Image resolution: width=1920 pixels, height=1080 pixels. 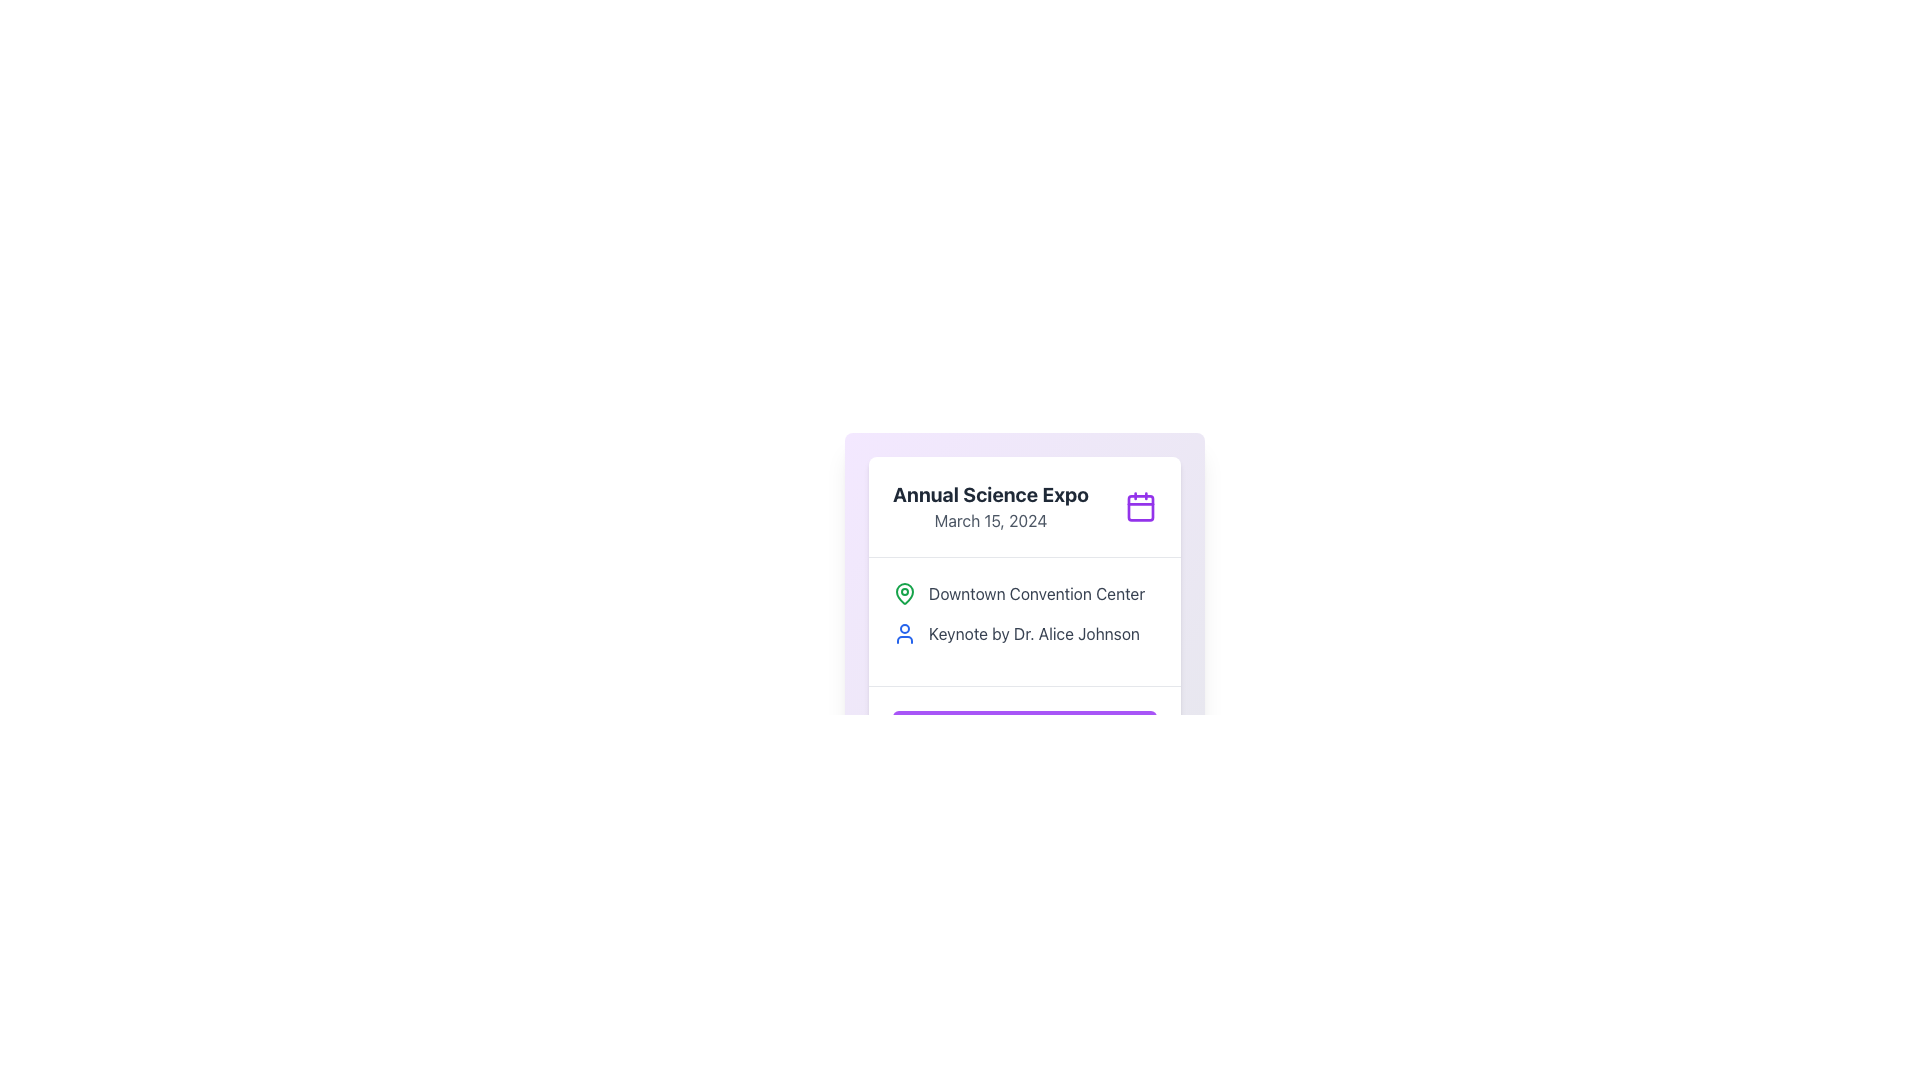 I want to click on the map pin icon located to the left of the text 'Downtown Convention Center' within the information card interface, so click(x=904, y=592).